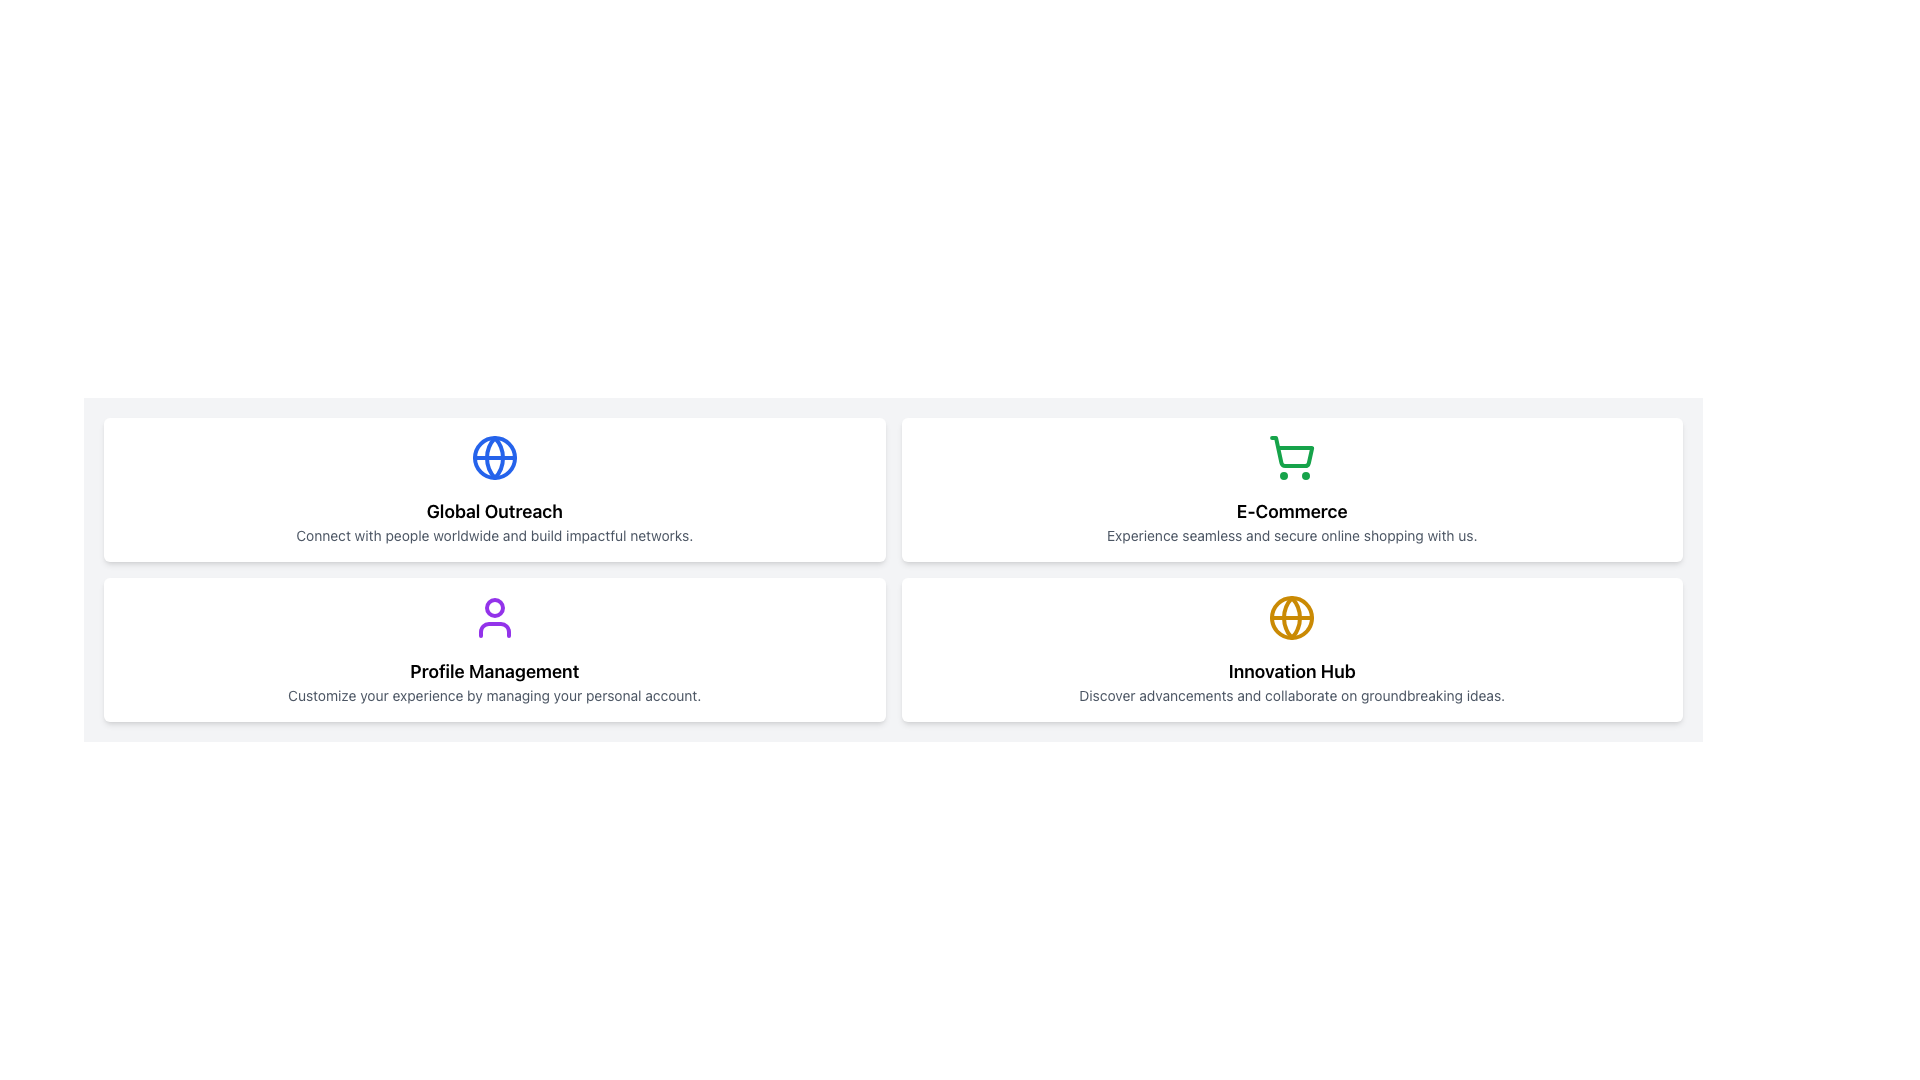 This screenshot has height=1080, width=1920. Describe the element at coordinates (494, 458) in the screenshot. I see `the Decorative SVG circle that is part of the globe icon located in the upper left card of the four-card layout, situated above the 'Global Outreach' text` at that location.